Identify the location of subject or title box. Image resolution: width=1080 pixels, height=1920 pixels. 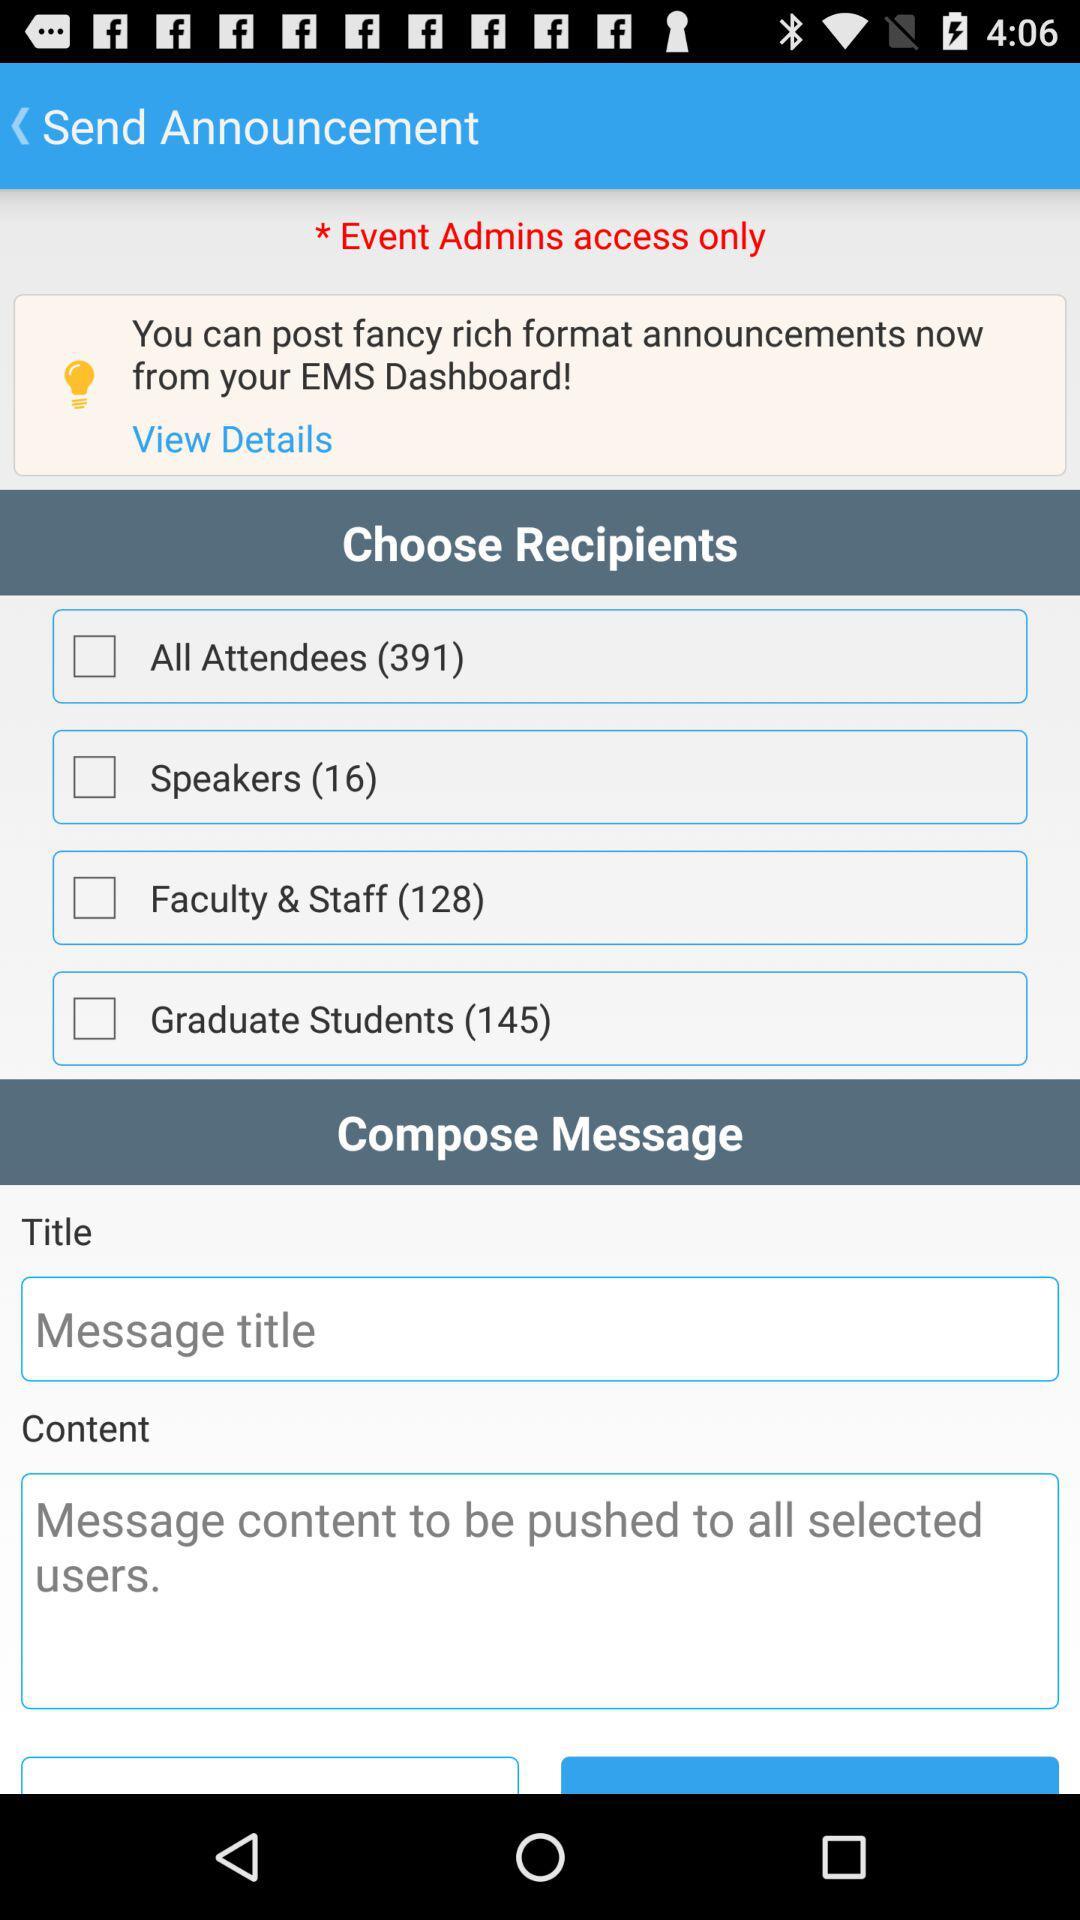
(540, 1329).